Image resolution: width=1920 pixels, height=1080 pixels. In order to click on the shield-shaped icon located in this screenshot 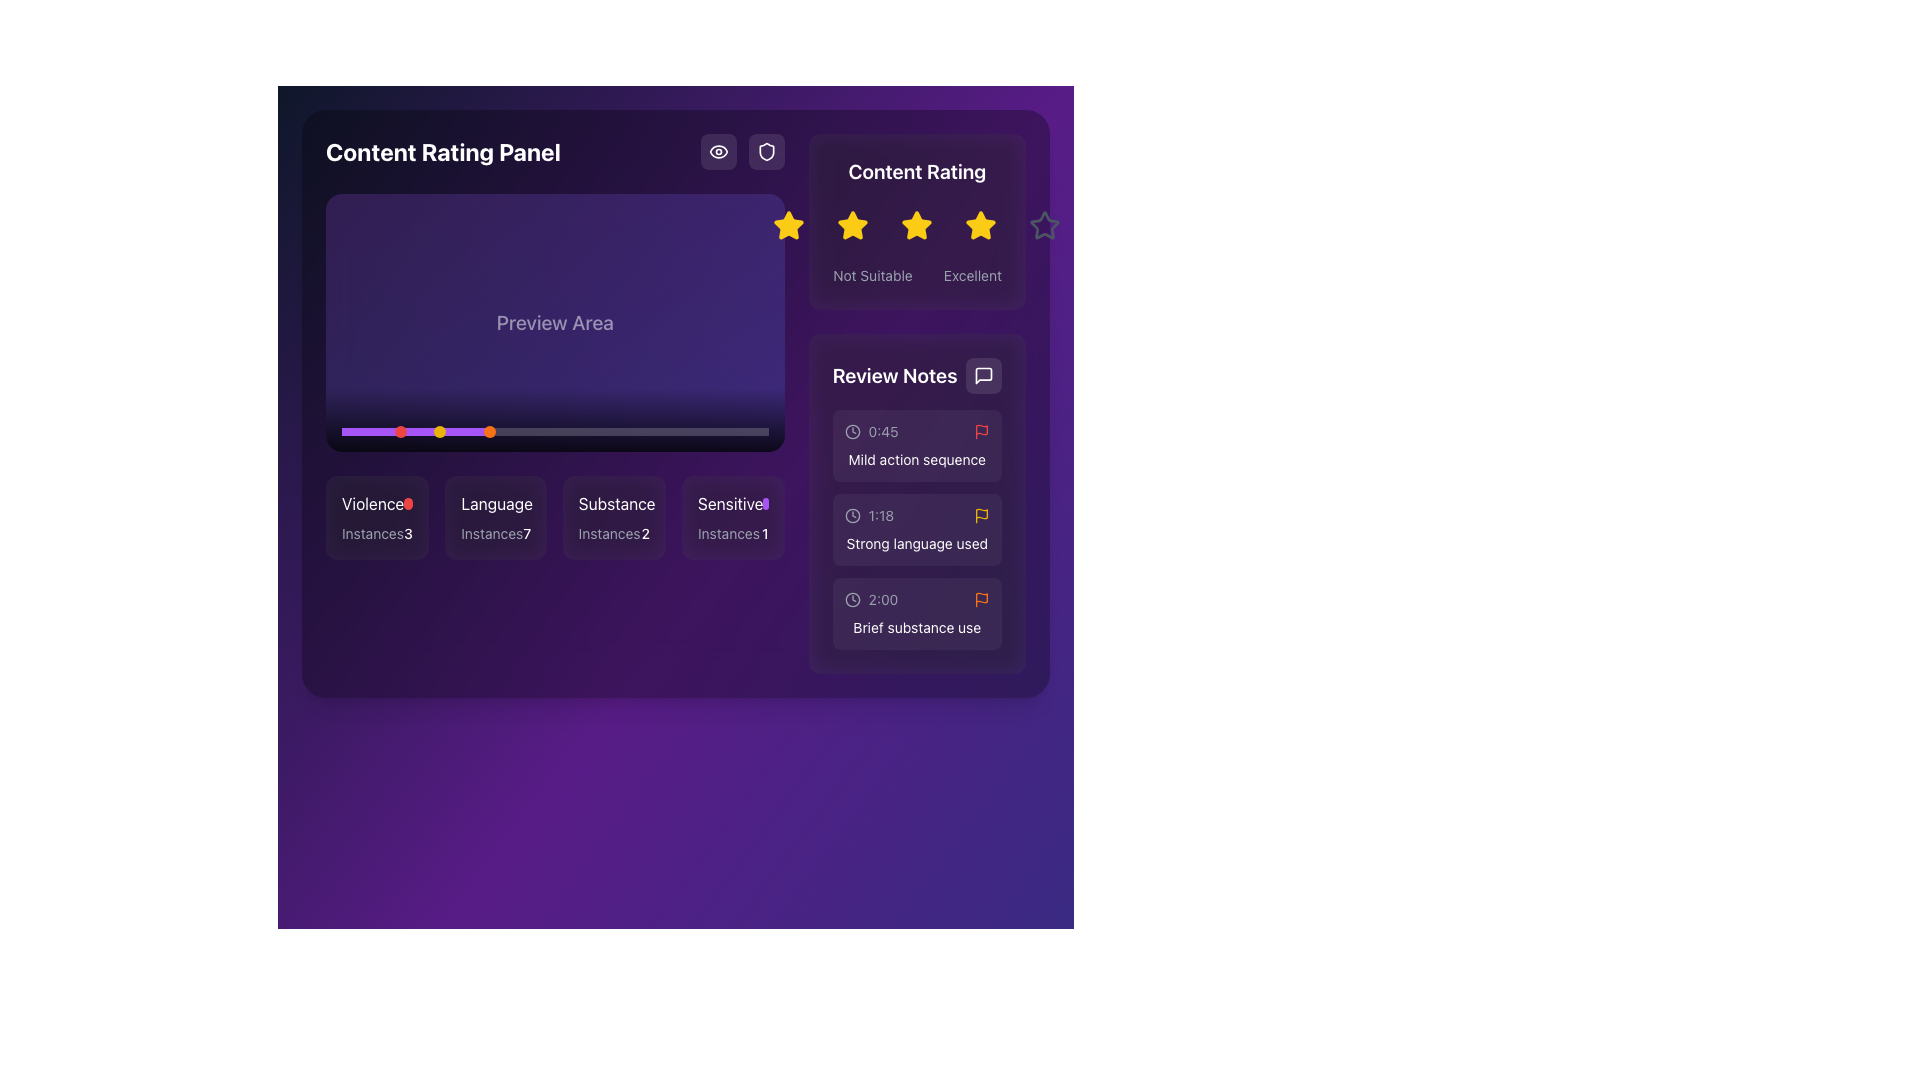, I will do `click(765, 150)`.